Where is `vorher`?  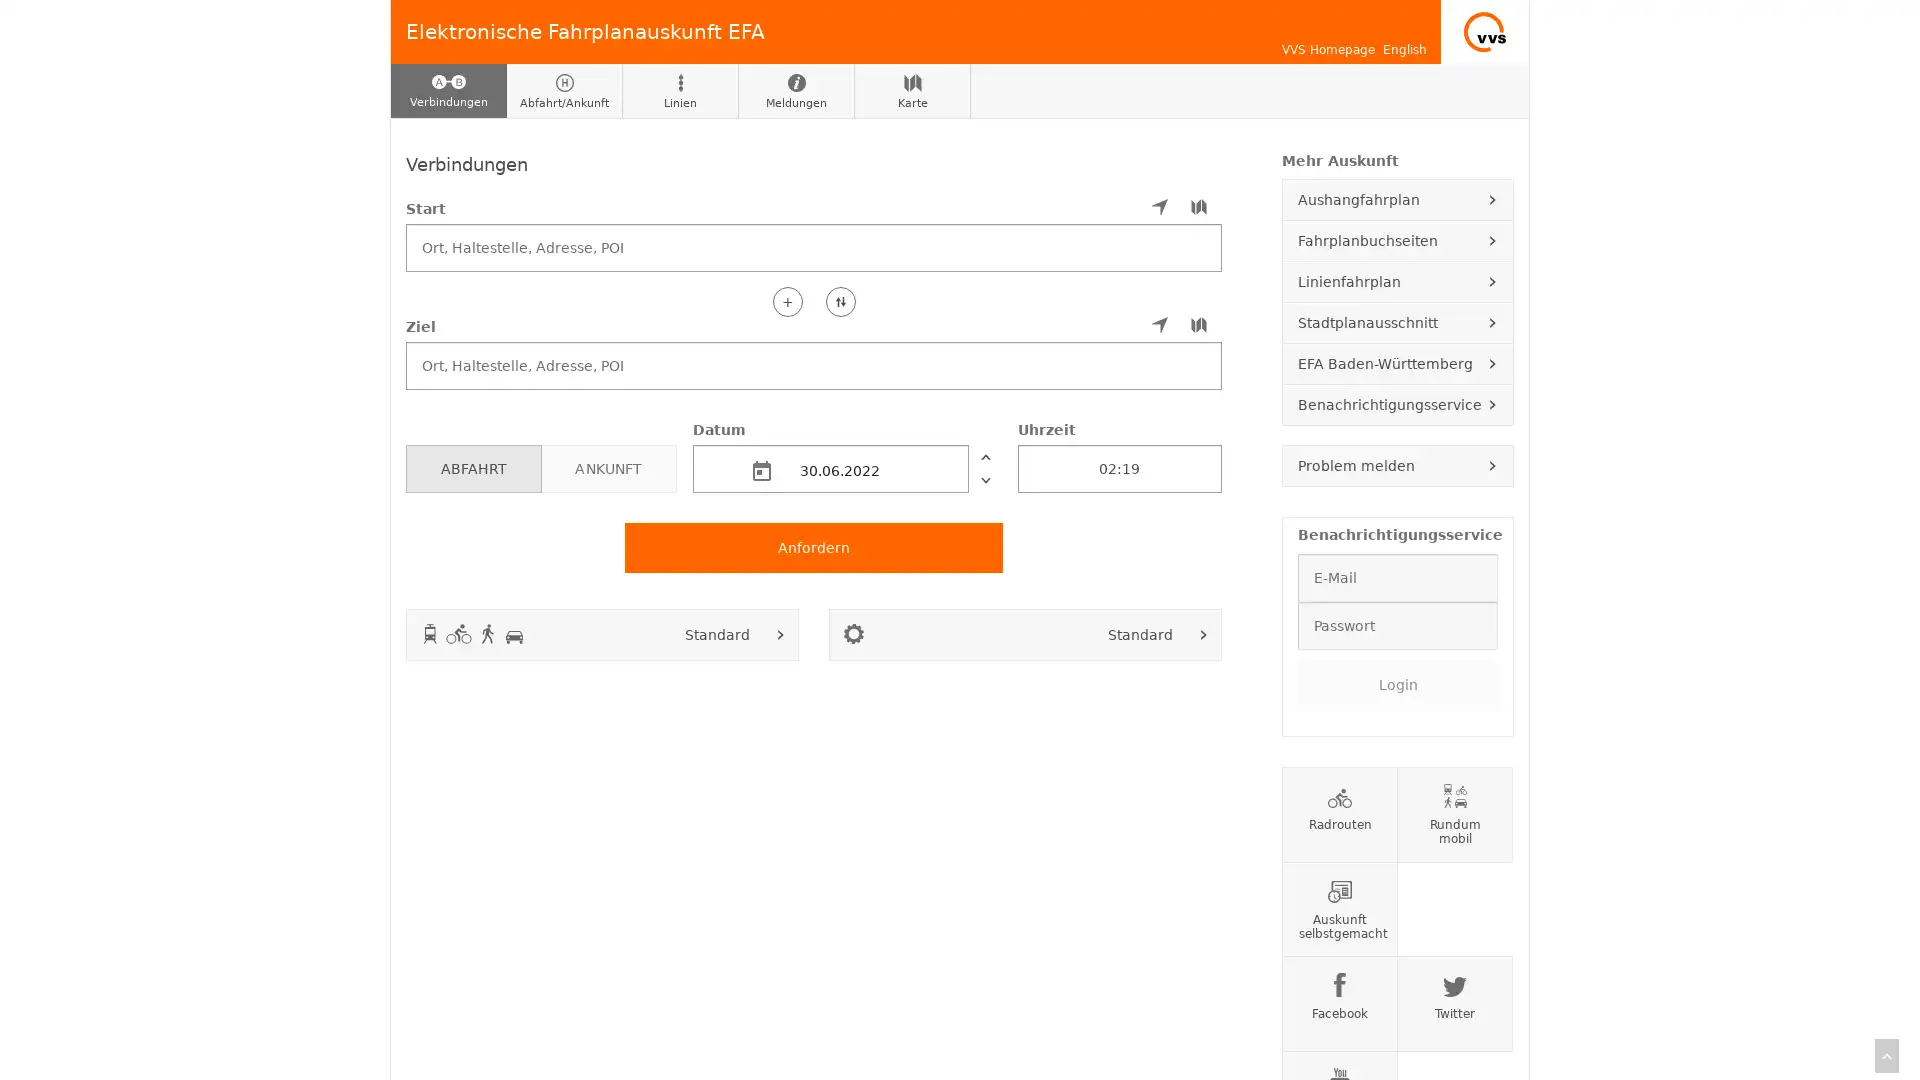
vorher is located at coordinates (984, 455).